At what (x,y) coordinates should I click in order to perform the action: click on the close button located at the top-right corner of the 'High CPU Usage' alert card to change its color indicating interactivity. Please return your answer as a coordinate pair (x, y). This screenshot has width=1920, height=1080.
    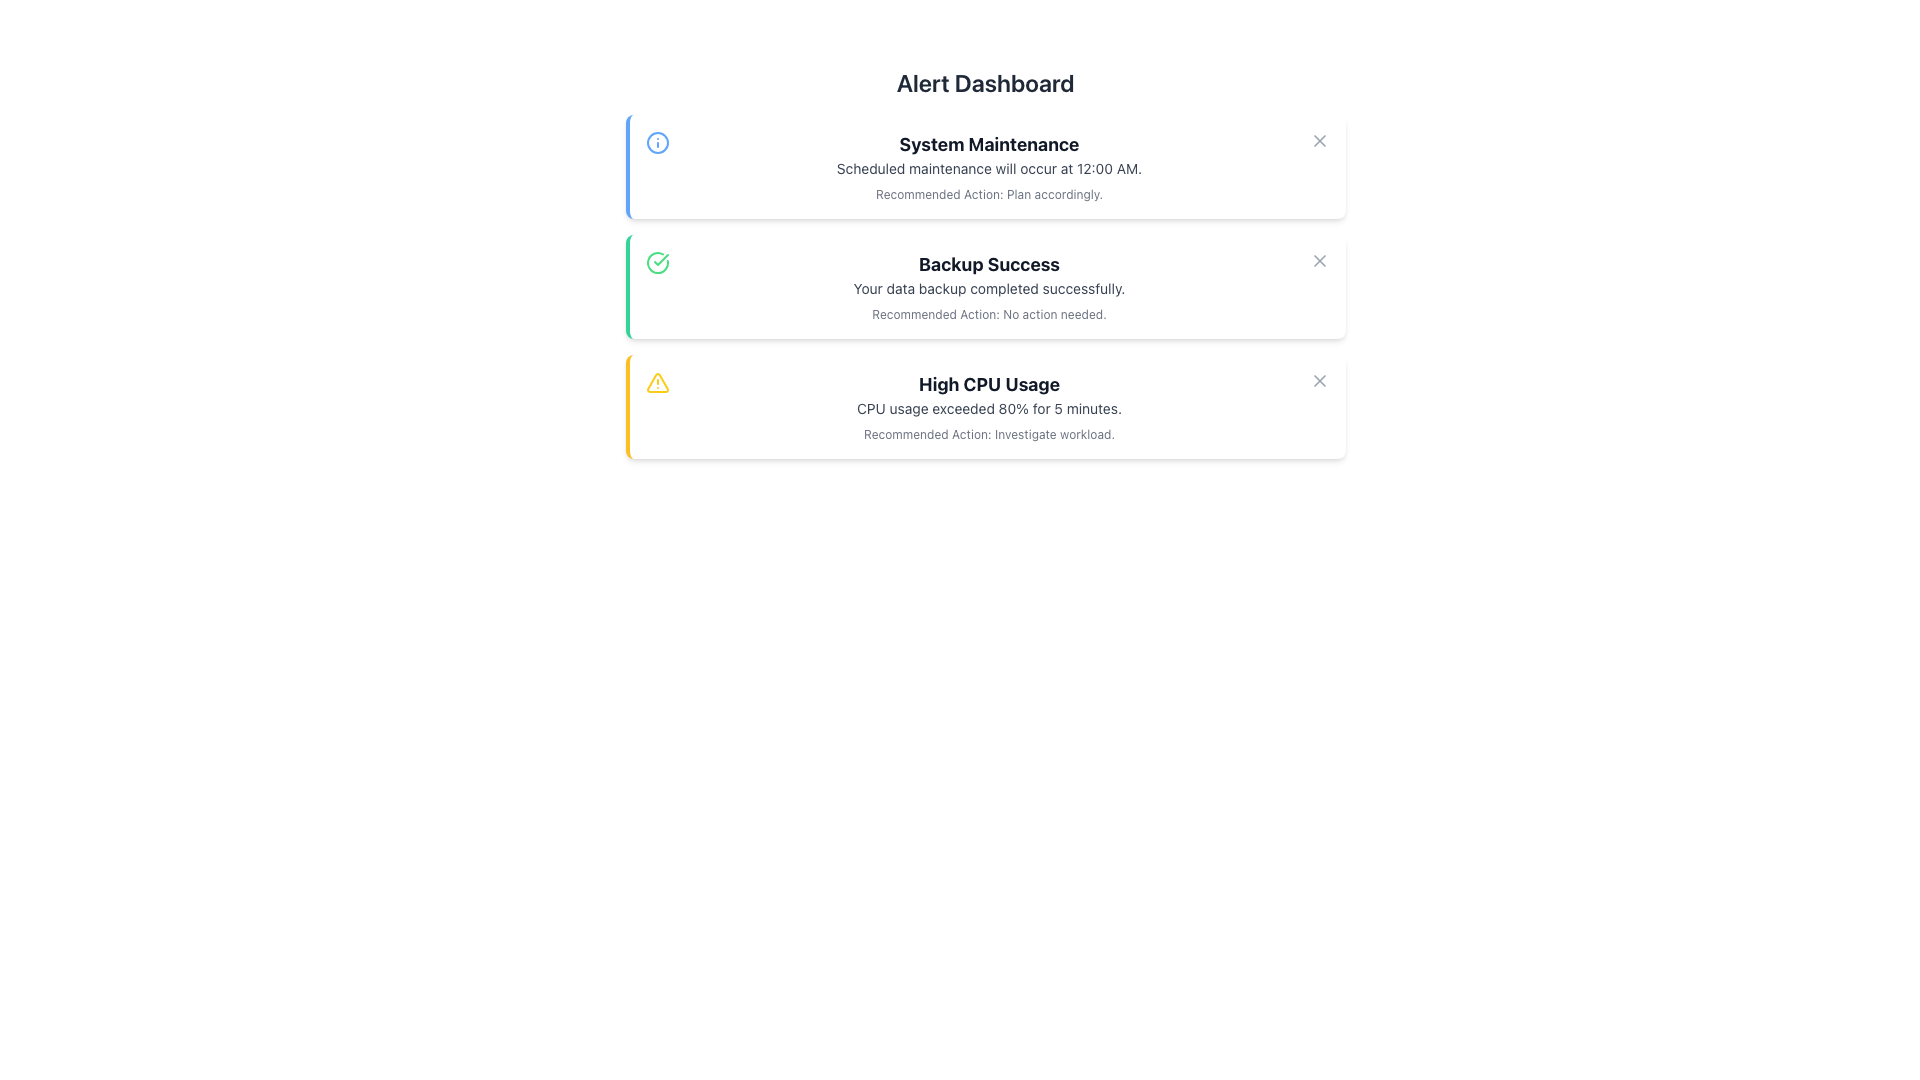
    Looking at the image, I should click on (1319, 381).